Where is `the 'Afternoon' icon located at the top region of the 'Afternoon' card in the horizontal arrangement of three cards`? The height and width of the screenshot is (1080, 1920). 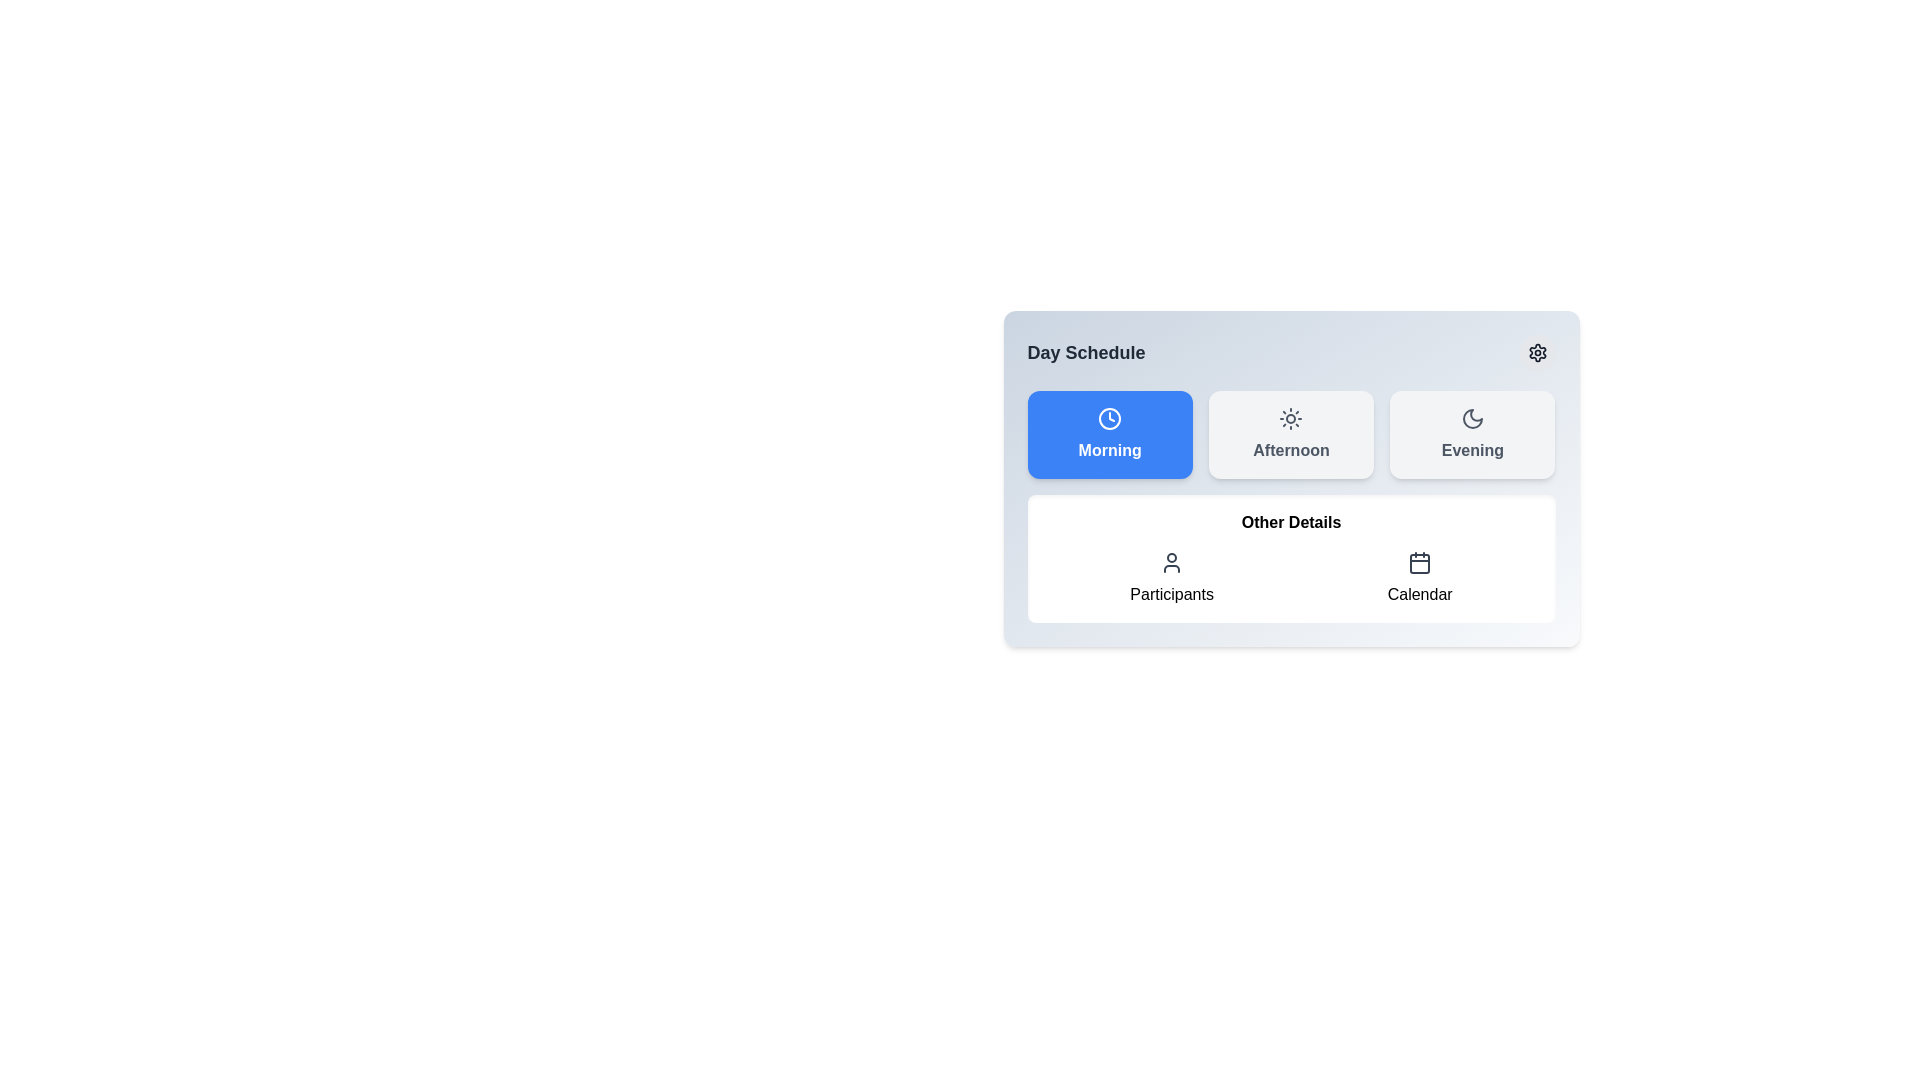
the 'Afternoon' icon located at the top region of the 'Afternoon' card in the horizontal arrangement of three cards is located at coordinates (1291, 418).